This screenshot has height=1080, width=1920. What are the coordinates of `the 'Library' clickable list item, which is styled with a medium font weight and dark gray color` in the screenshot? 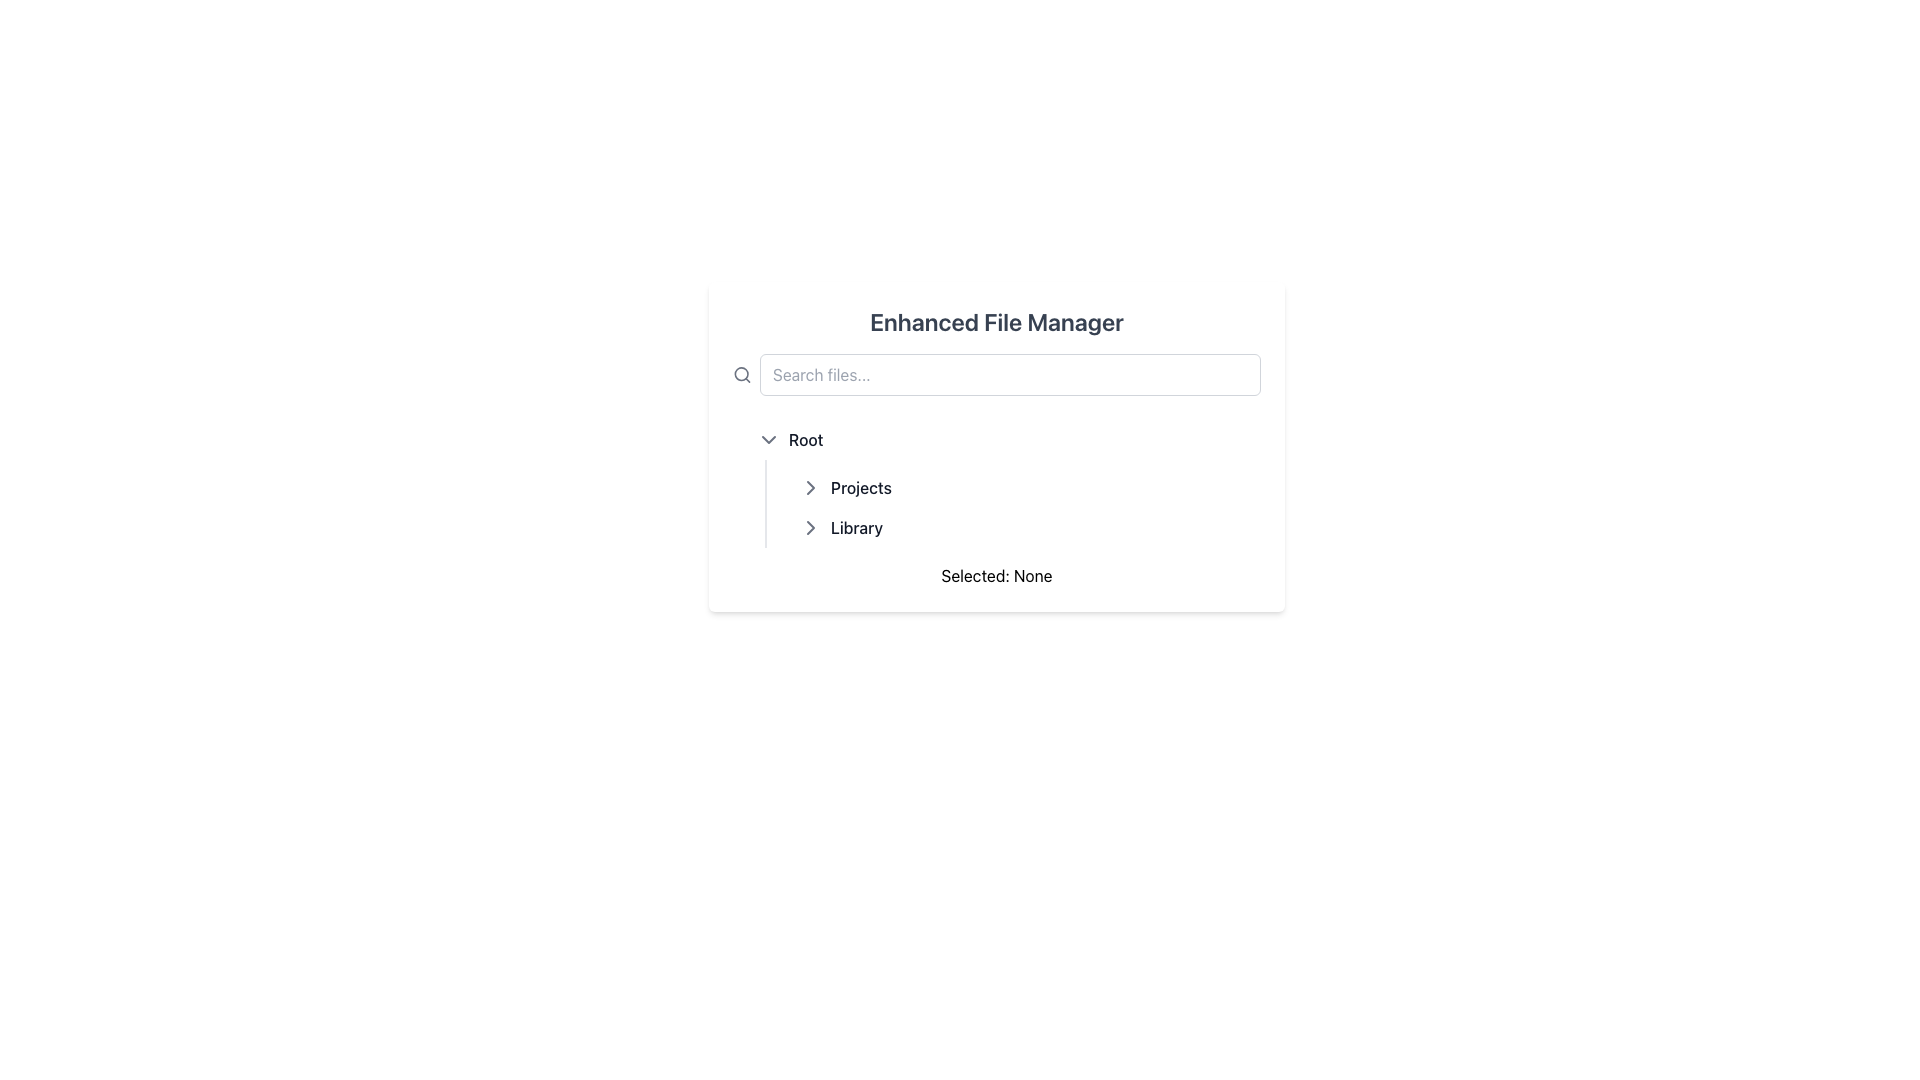 It's located at (1026, 527).